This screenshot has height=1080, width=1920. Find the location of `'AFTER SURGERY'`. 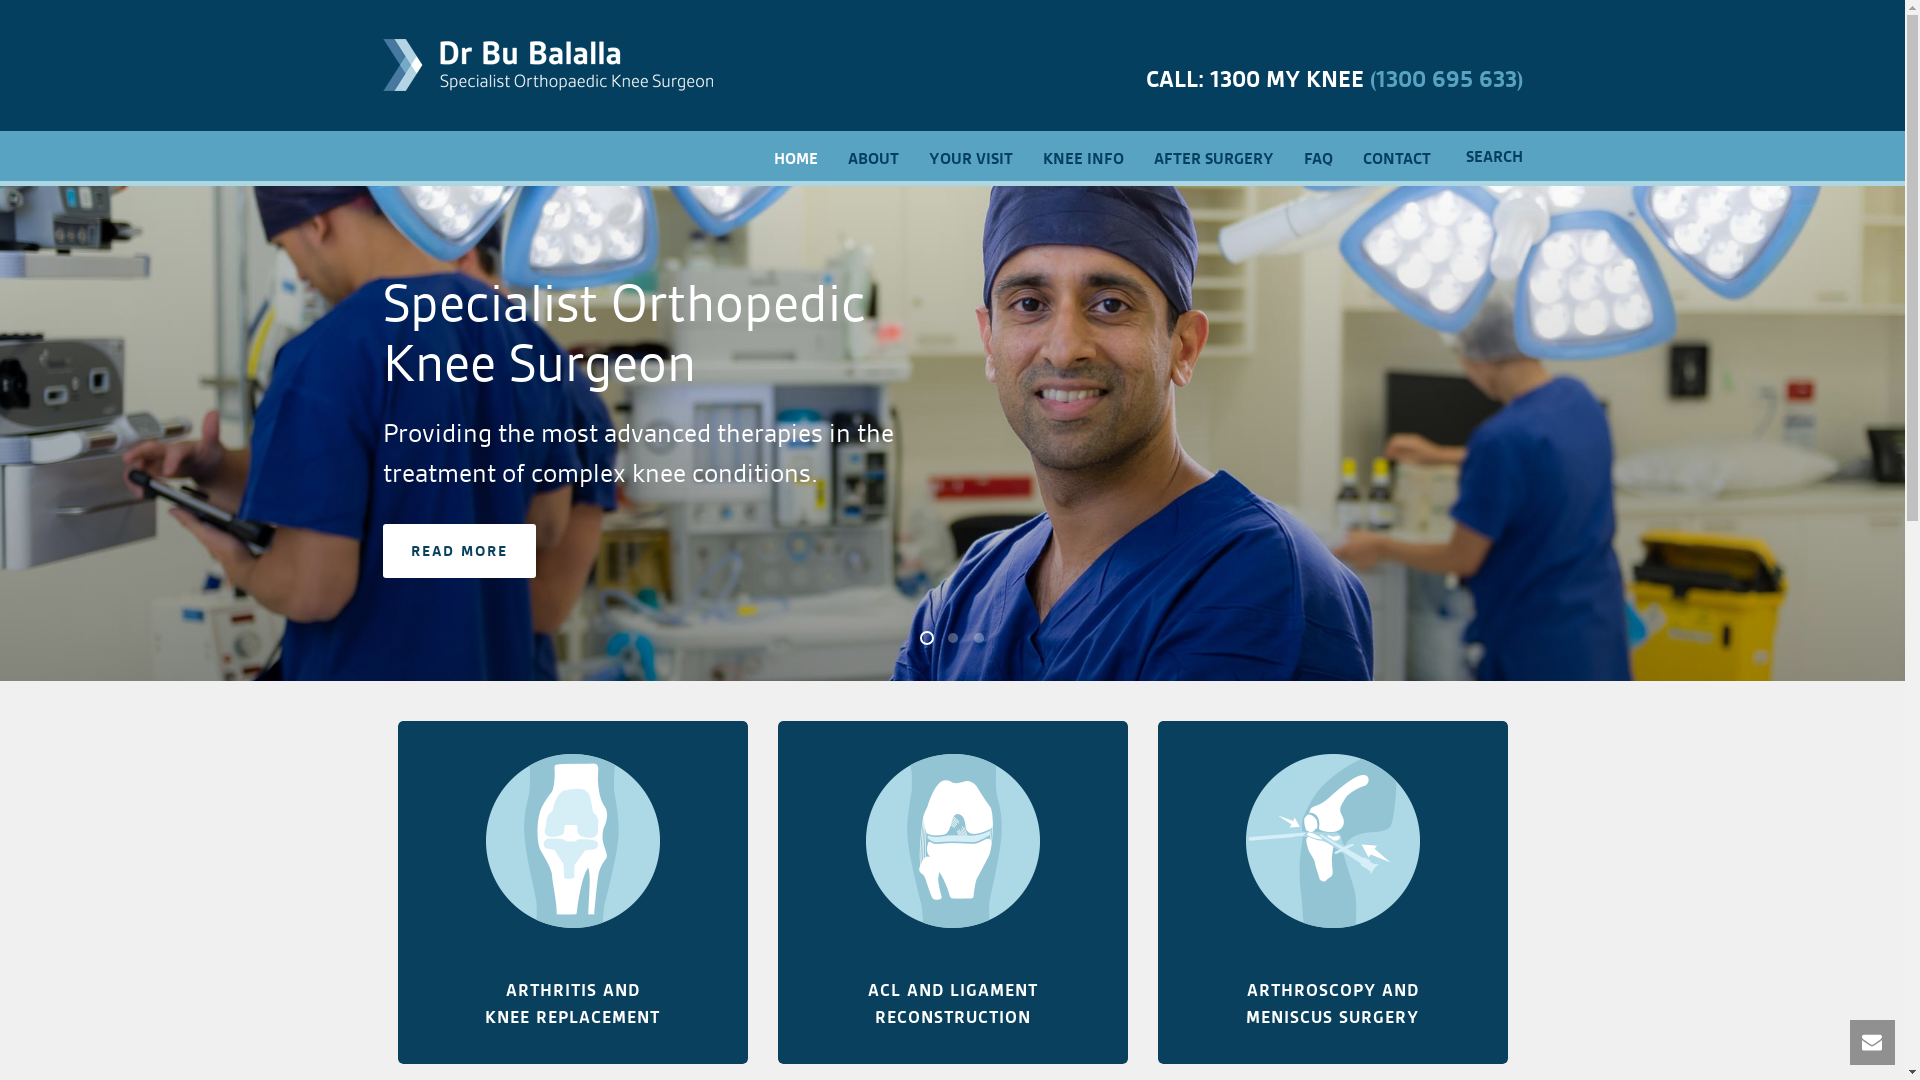

'AFTER SURGERY' is located at coordinates (1212, 156).